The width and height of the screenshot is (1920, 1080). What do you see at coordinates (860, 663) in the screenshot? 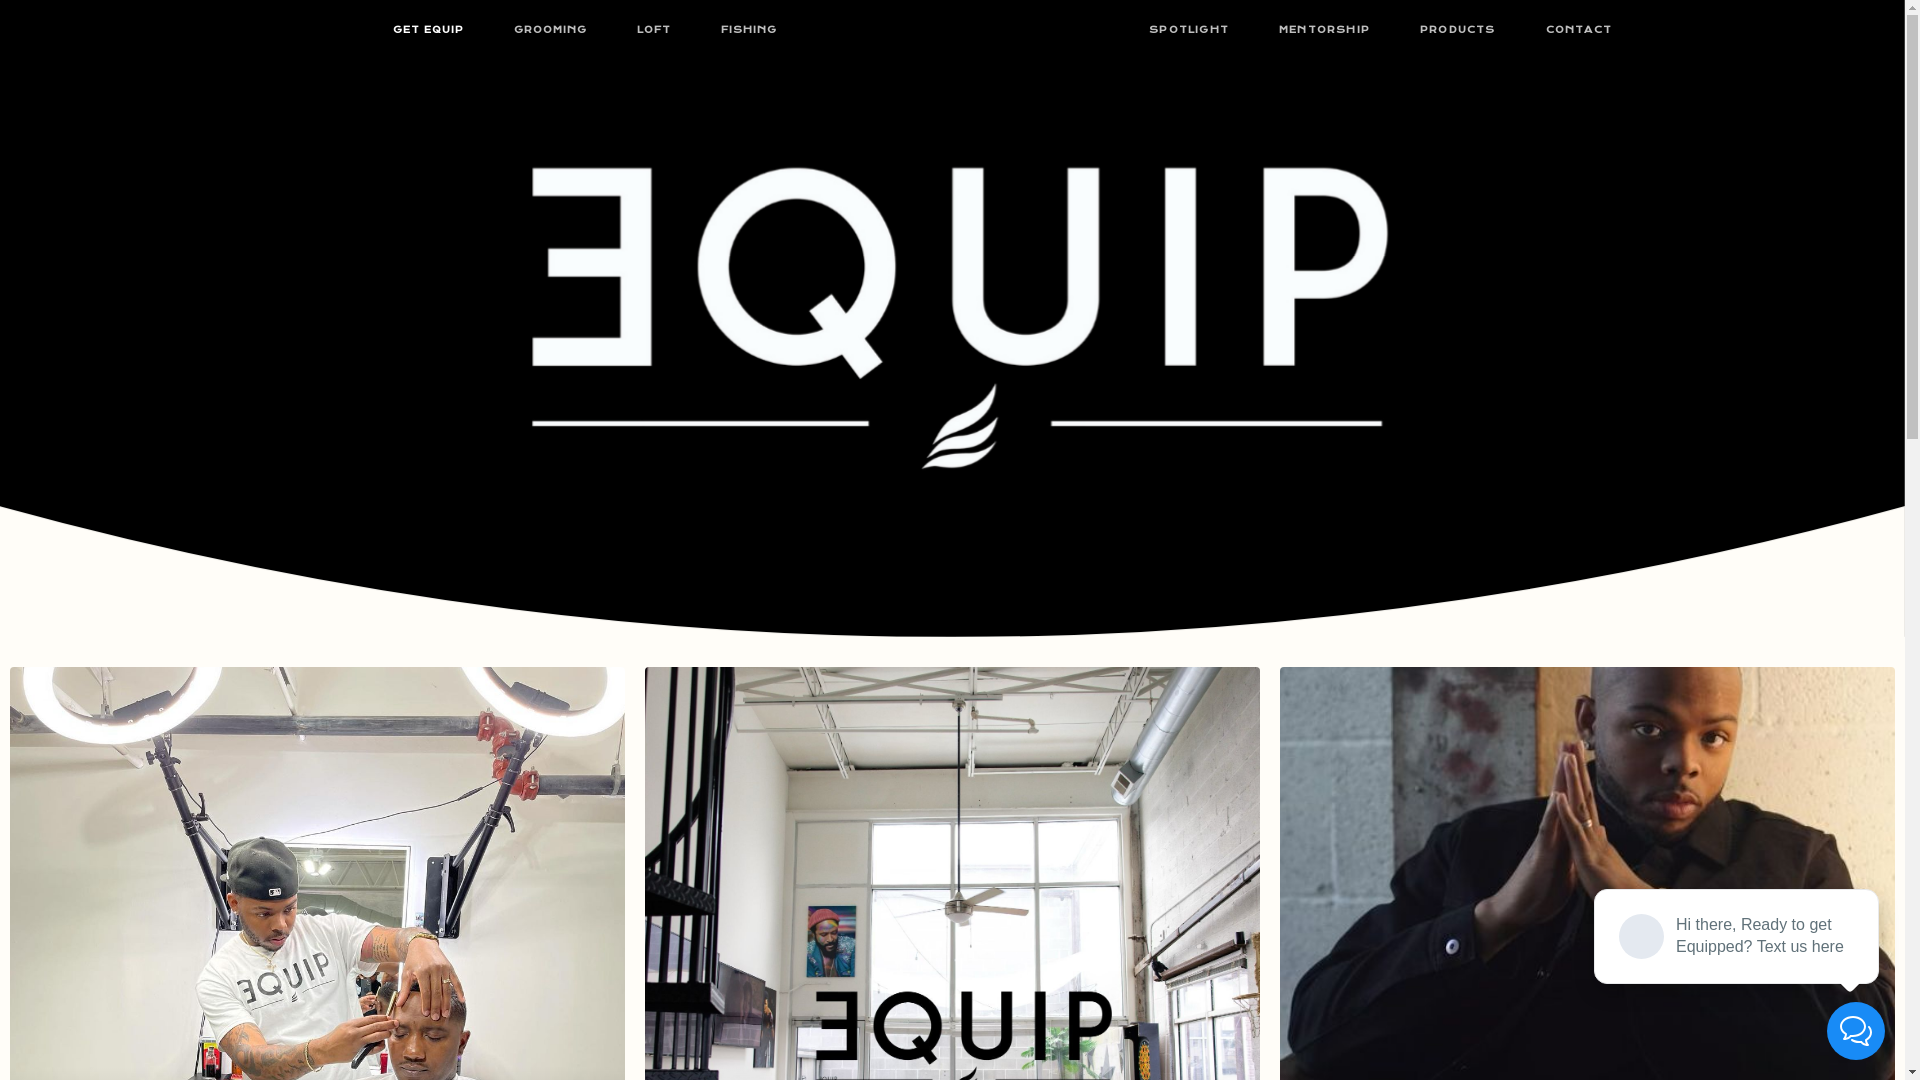
I see `'Shadow'` at bounding box center [860, 663].